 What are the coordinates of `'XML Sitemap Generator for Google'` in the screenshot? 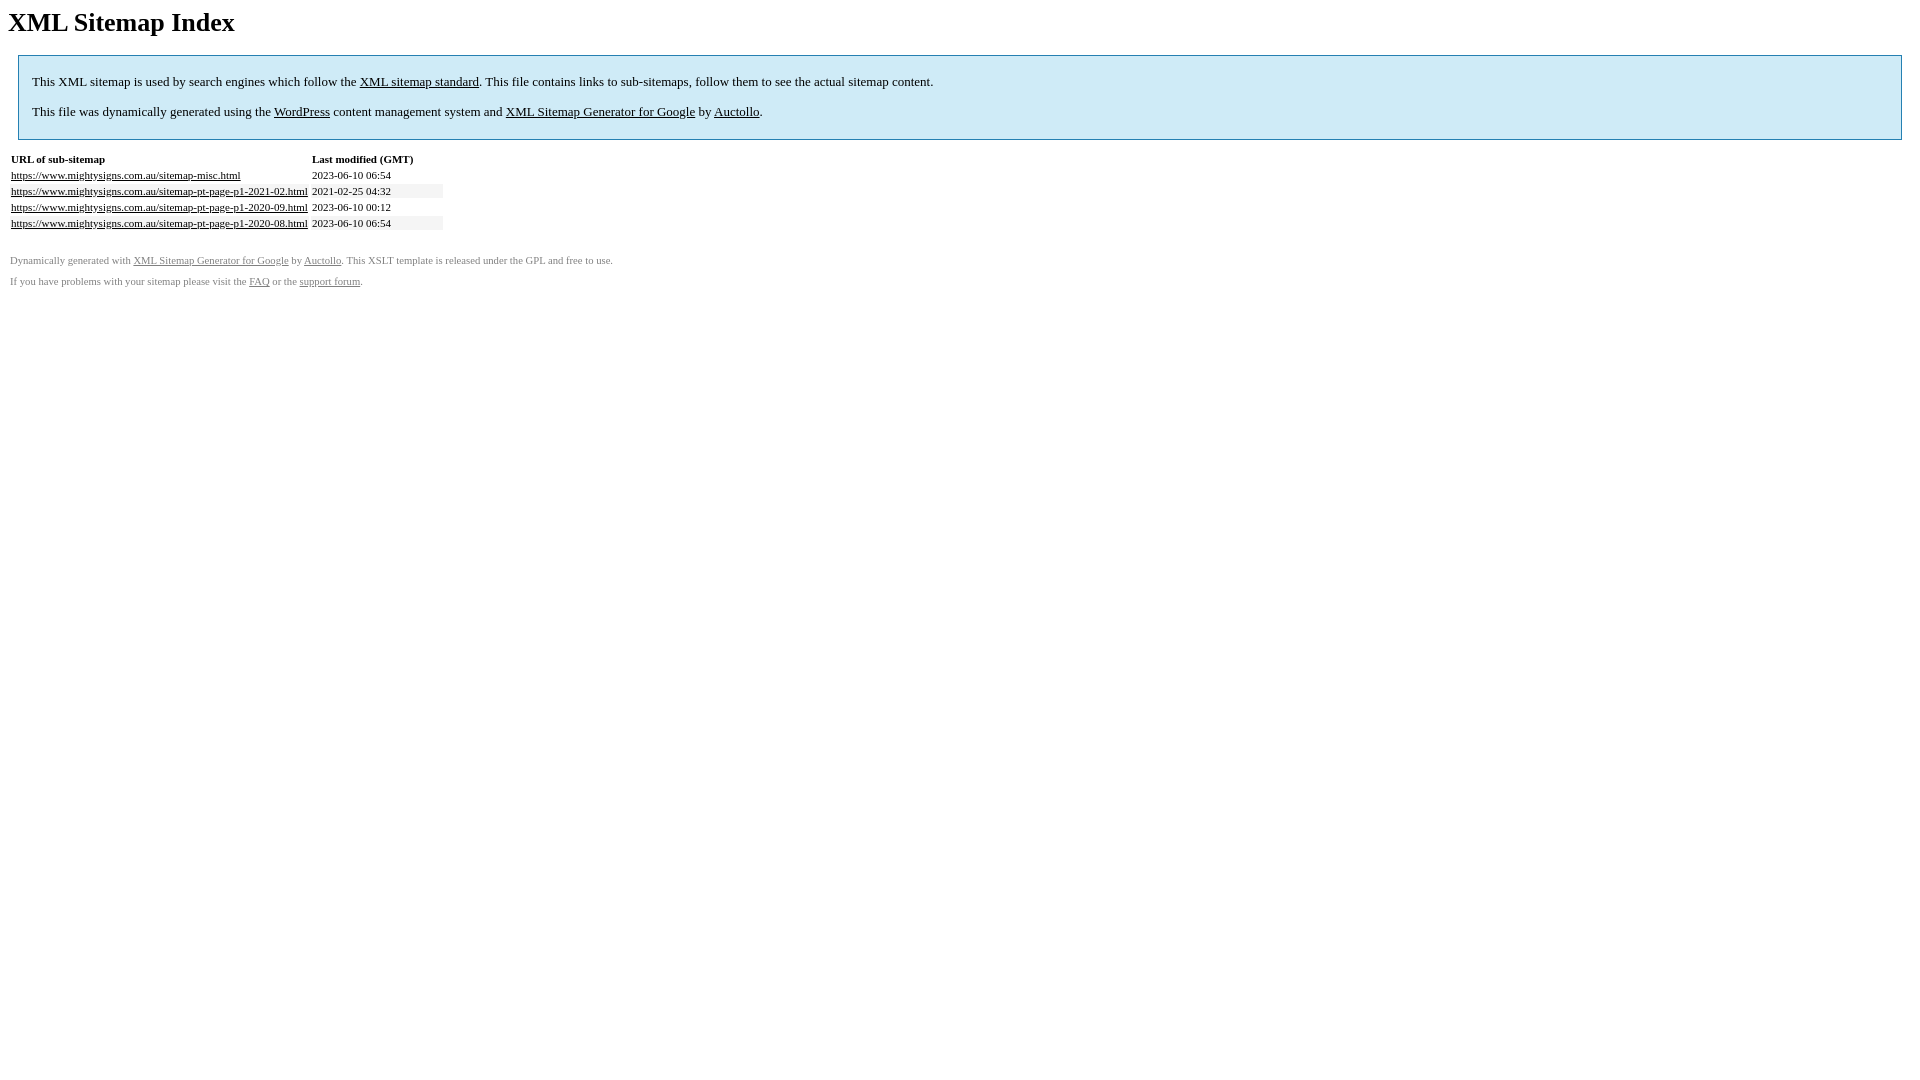 It's located at (599, 111).